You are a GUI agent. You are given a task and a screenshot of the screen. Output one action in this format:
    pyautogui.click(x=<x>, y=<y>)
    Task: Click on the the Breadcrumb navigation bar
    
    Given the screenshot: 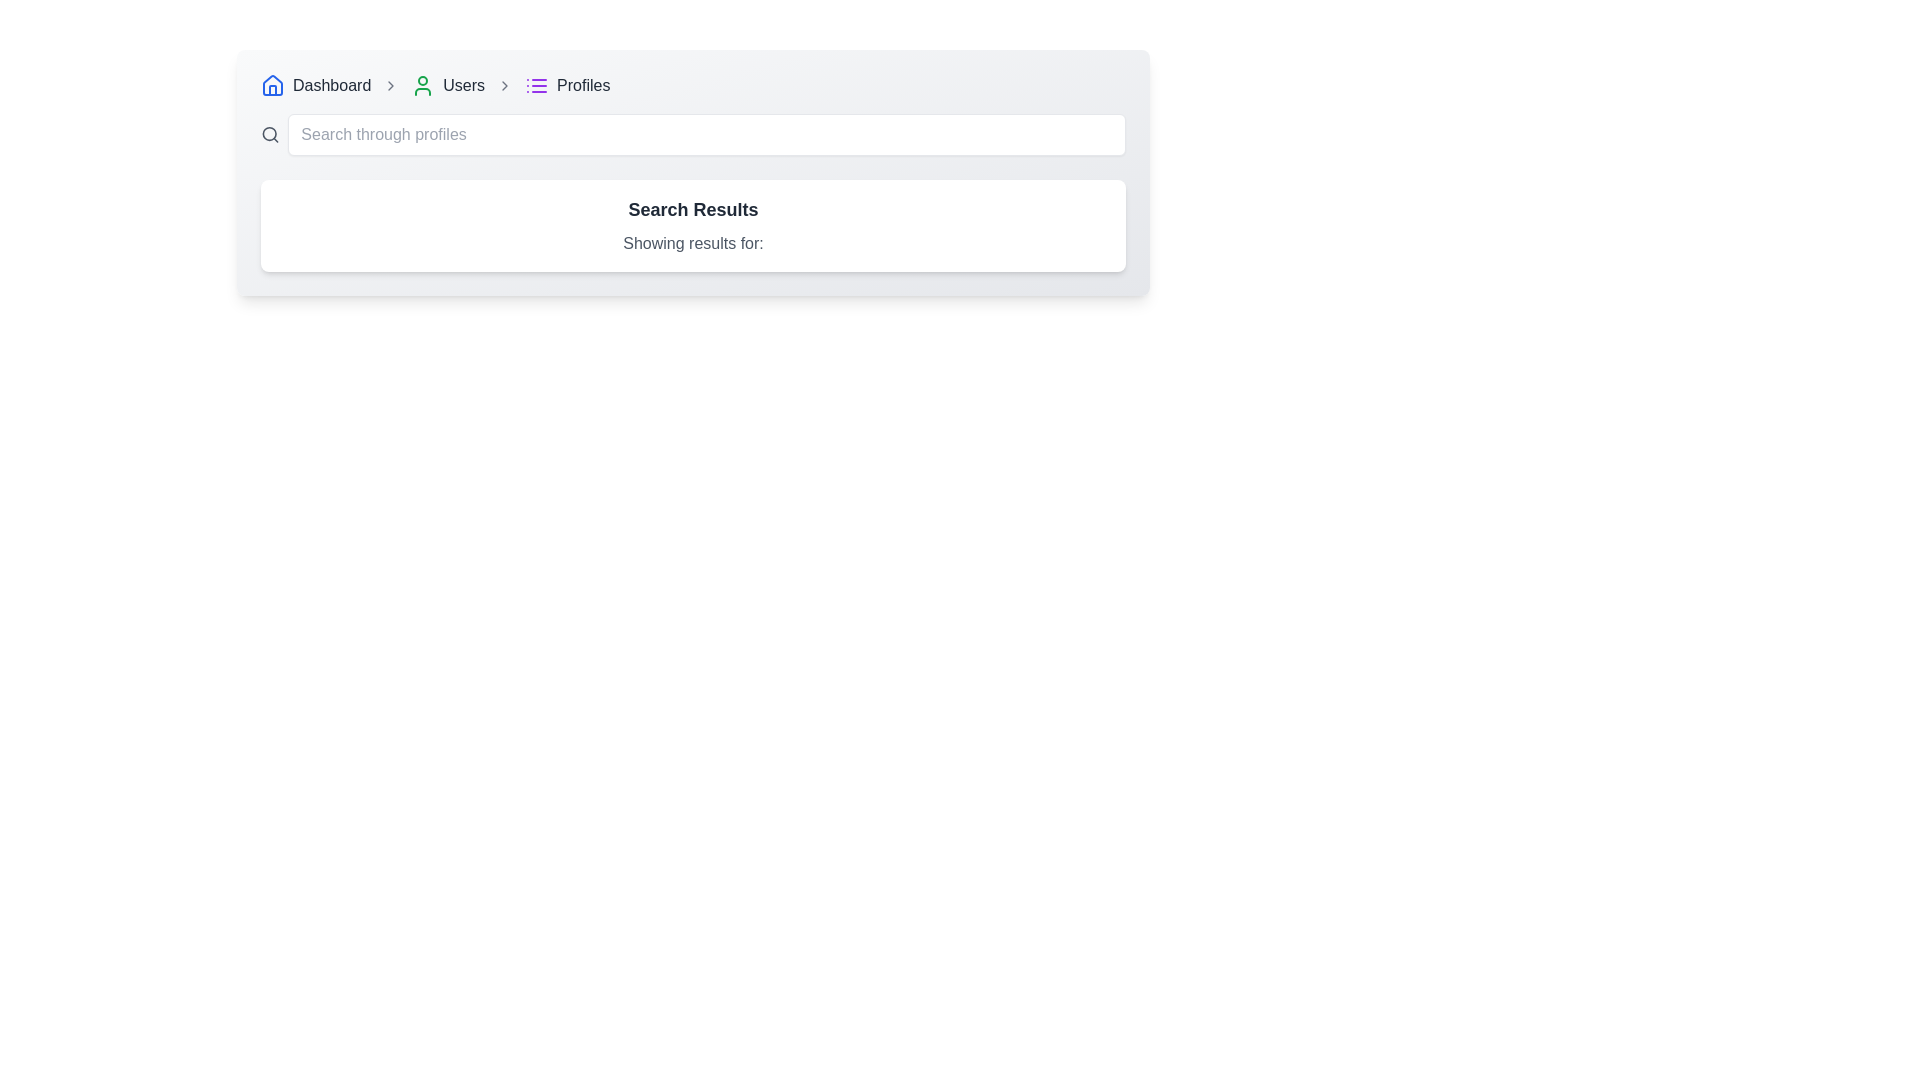 What is the action you would take?
    pyautogui.click(x=693, y=84)
    